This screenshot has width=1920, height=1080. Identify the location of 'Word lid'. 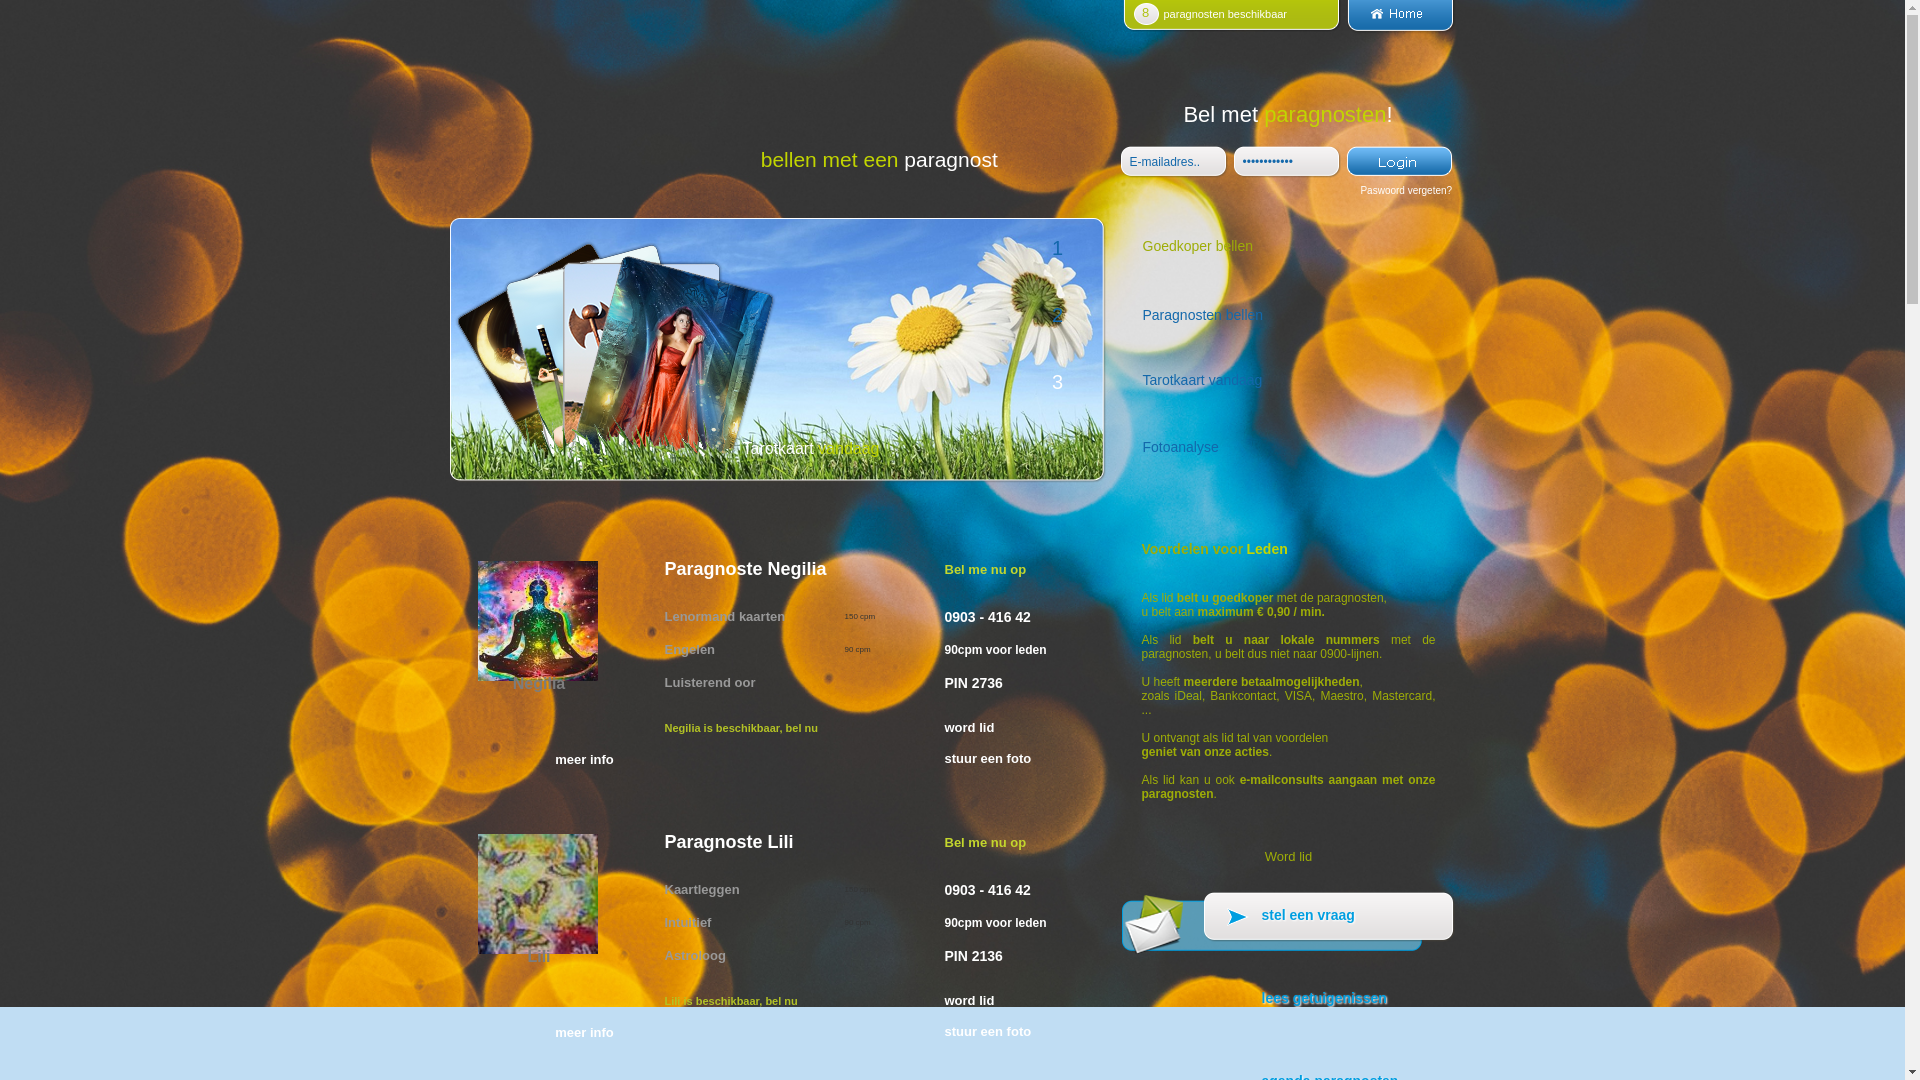
(1288, 856).